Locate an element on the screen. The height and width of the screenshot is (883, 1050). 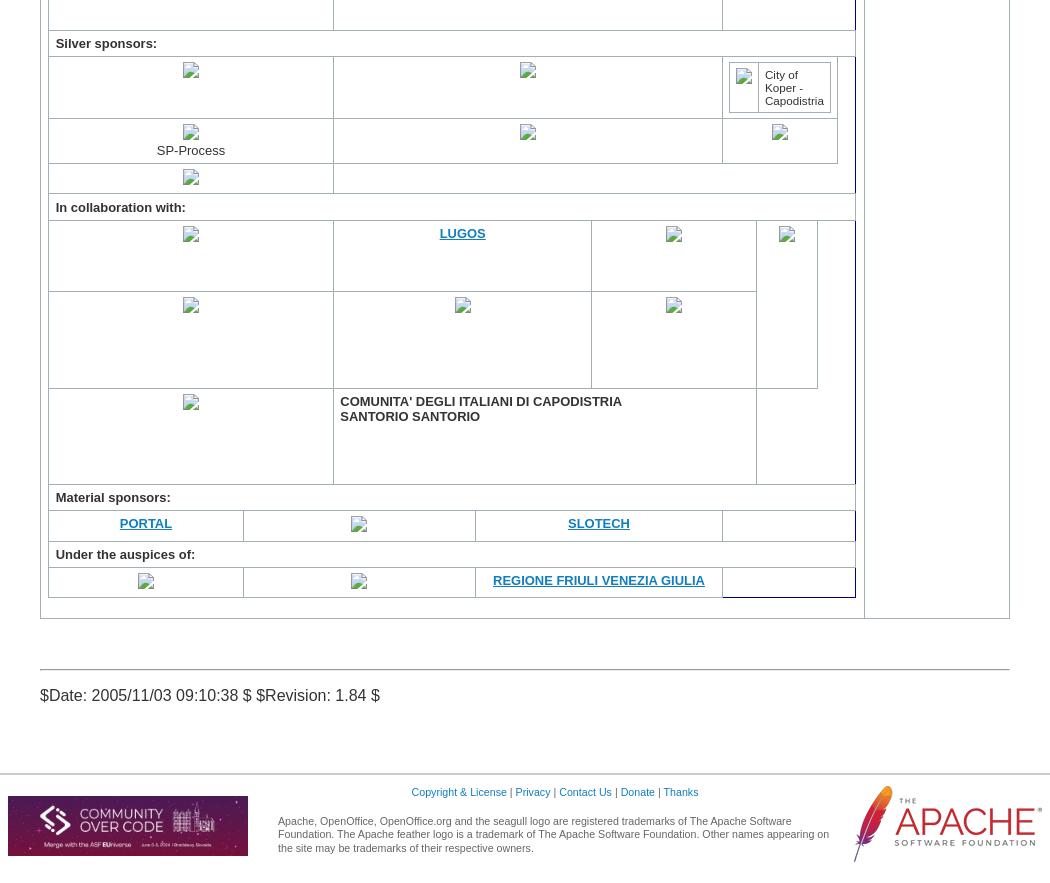
'Donate' is located at coordinates (637, 790).